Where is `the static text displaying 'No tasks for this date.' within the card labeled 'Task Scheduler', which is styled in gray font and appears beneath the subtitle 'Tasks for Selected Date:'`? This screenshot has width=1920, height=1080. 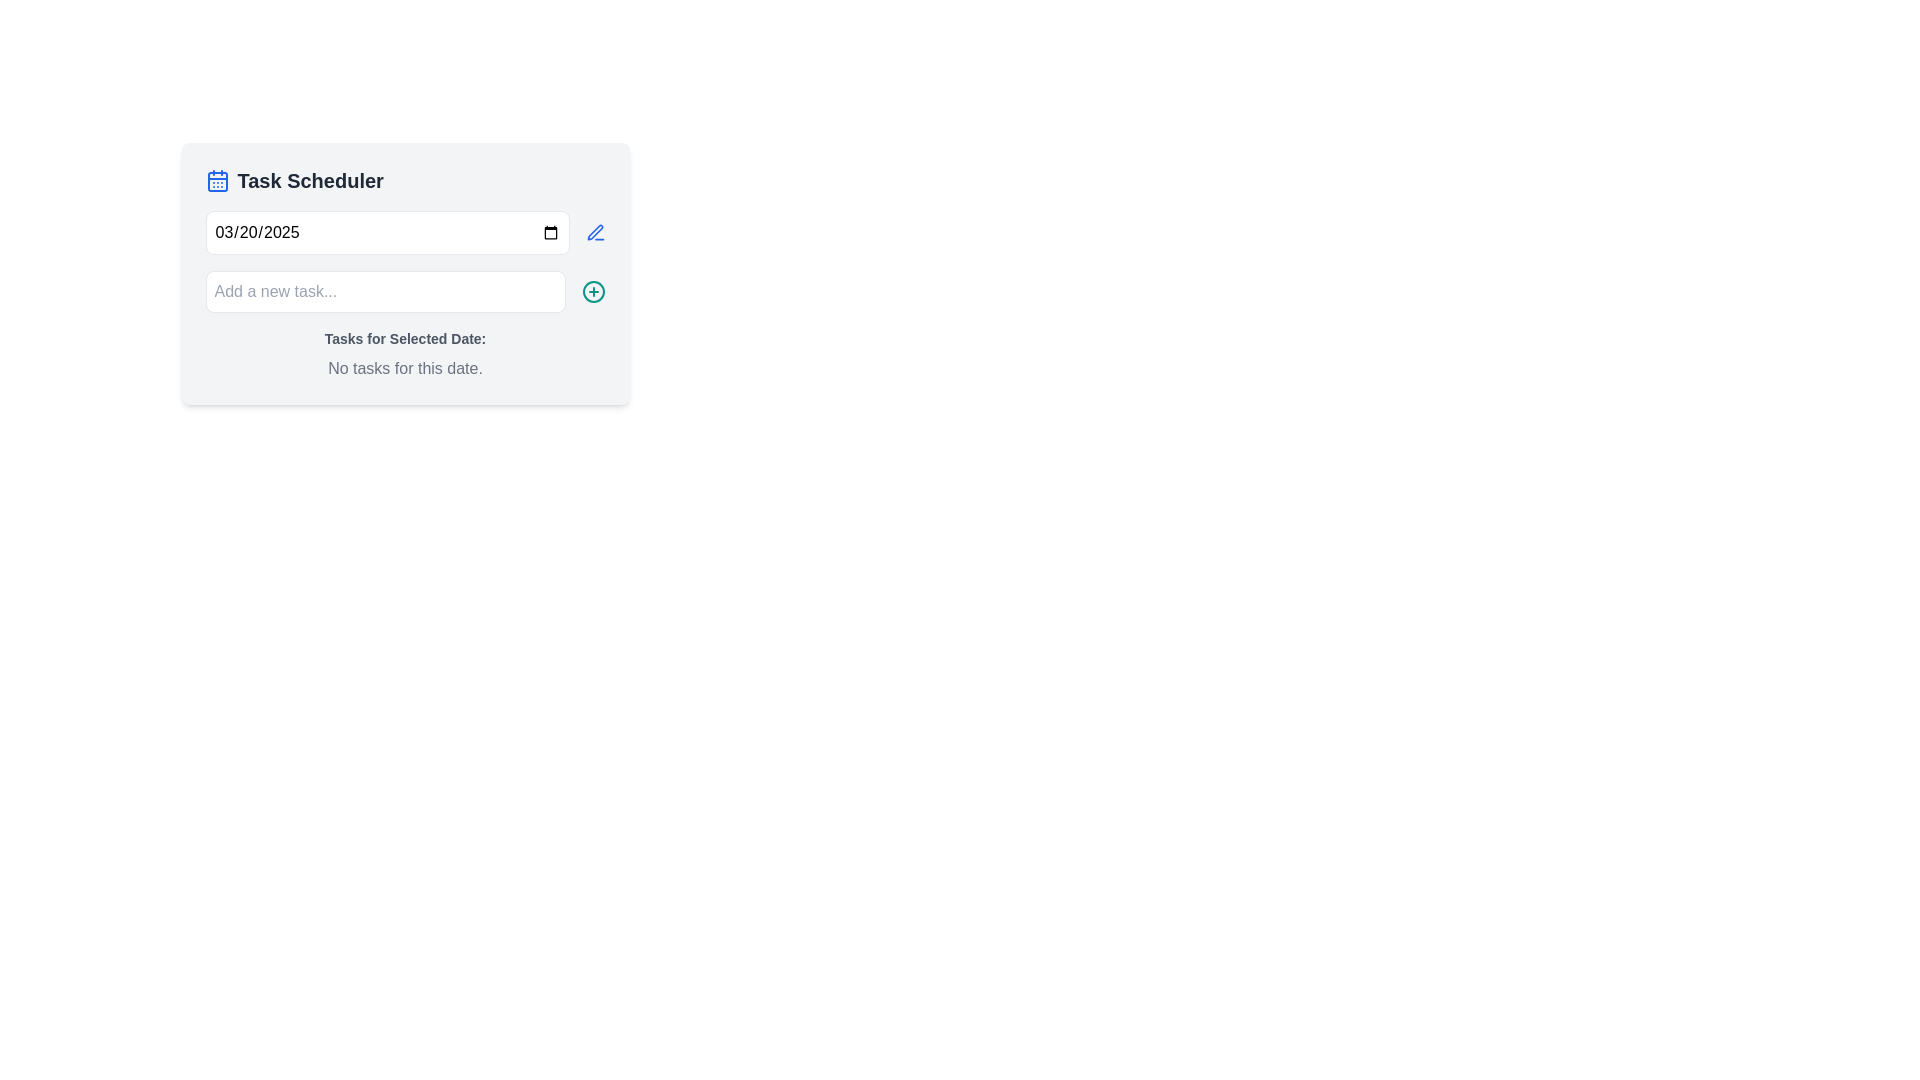
the static text displaying 'No tasks for this date.' within the card labeled 'Task Scheduler', which is styled in gray font and appears beneath the subtitle 'Tasks for Selected Date:' is located at coordinates (404, 369).